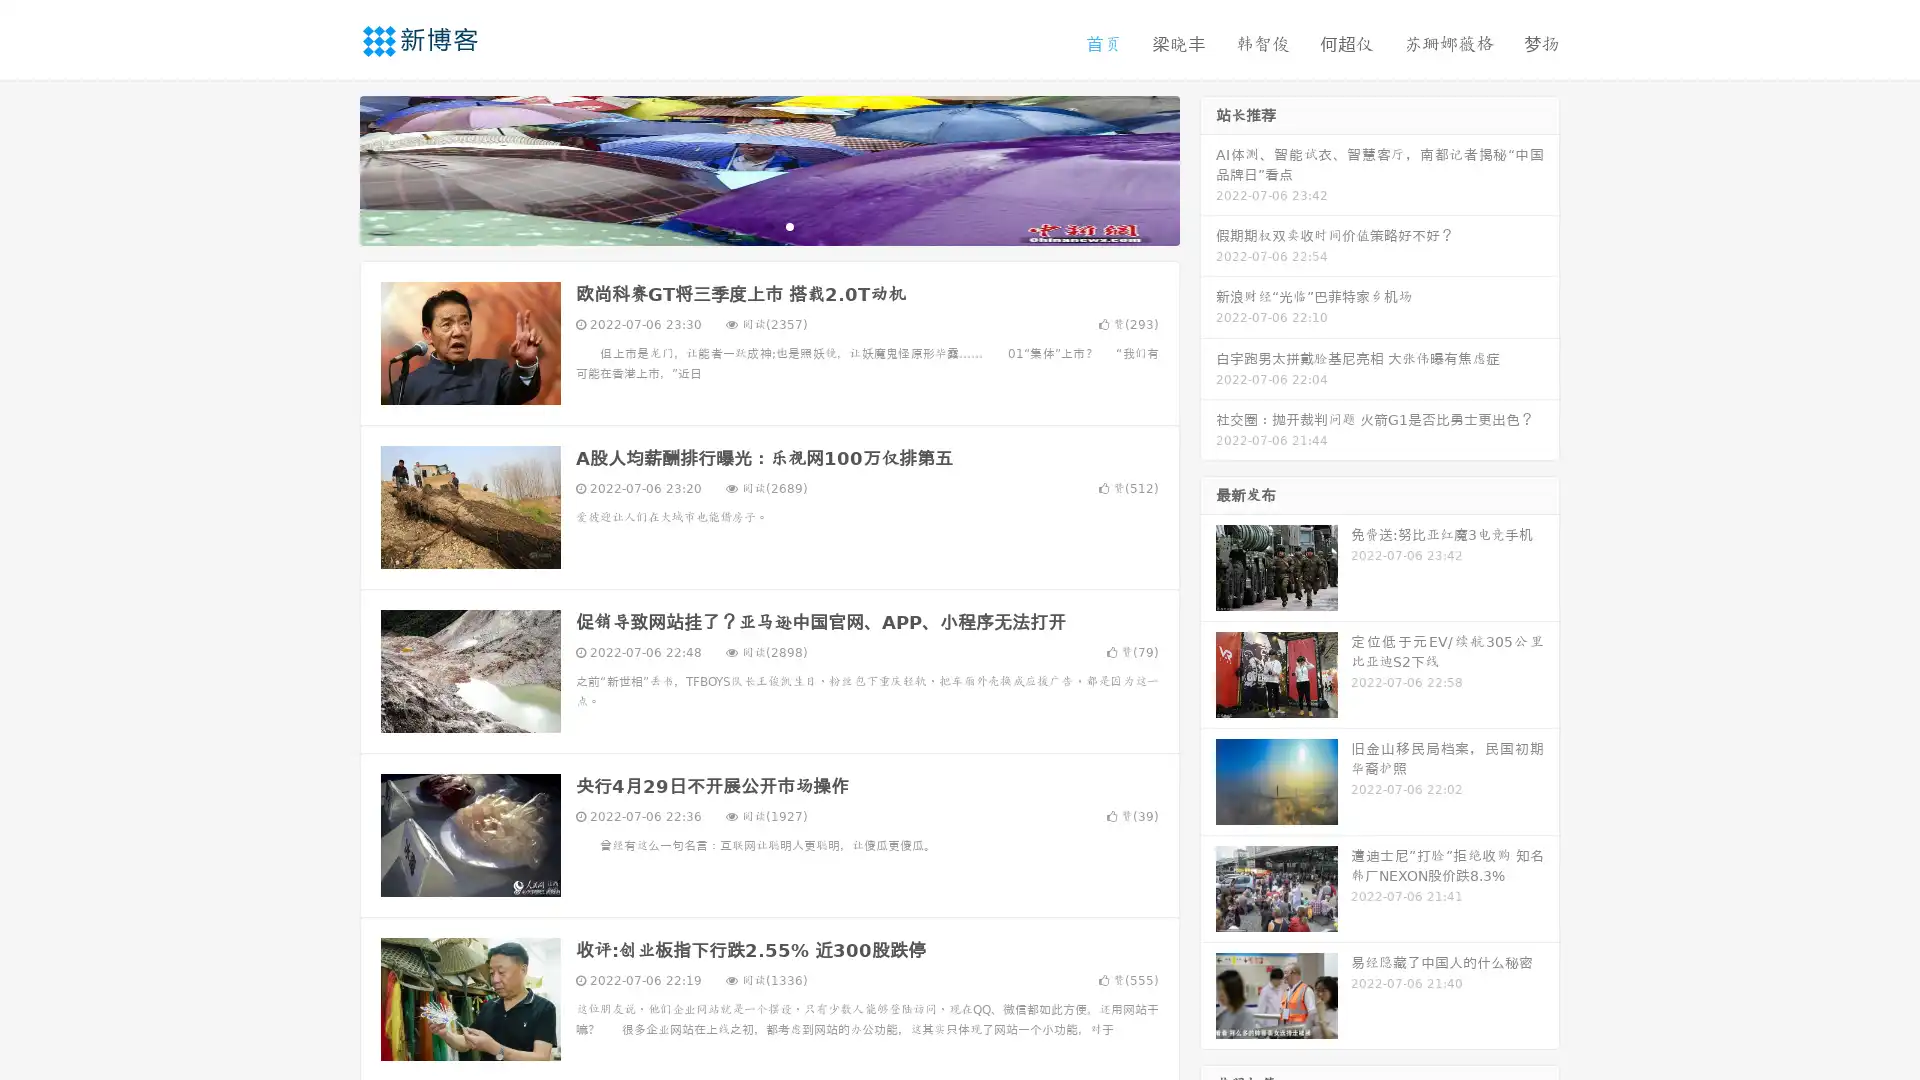 The width and height of the screenshot is (1920, 1080). What do you see at coordinates (748, 225) in the screenshot?
I see `Go to slide 1` at bounding box center [748, 225].